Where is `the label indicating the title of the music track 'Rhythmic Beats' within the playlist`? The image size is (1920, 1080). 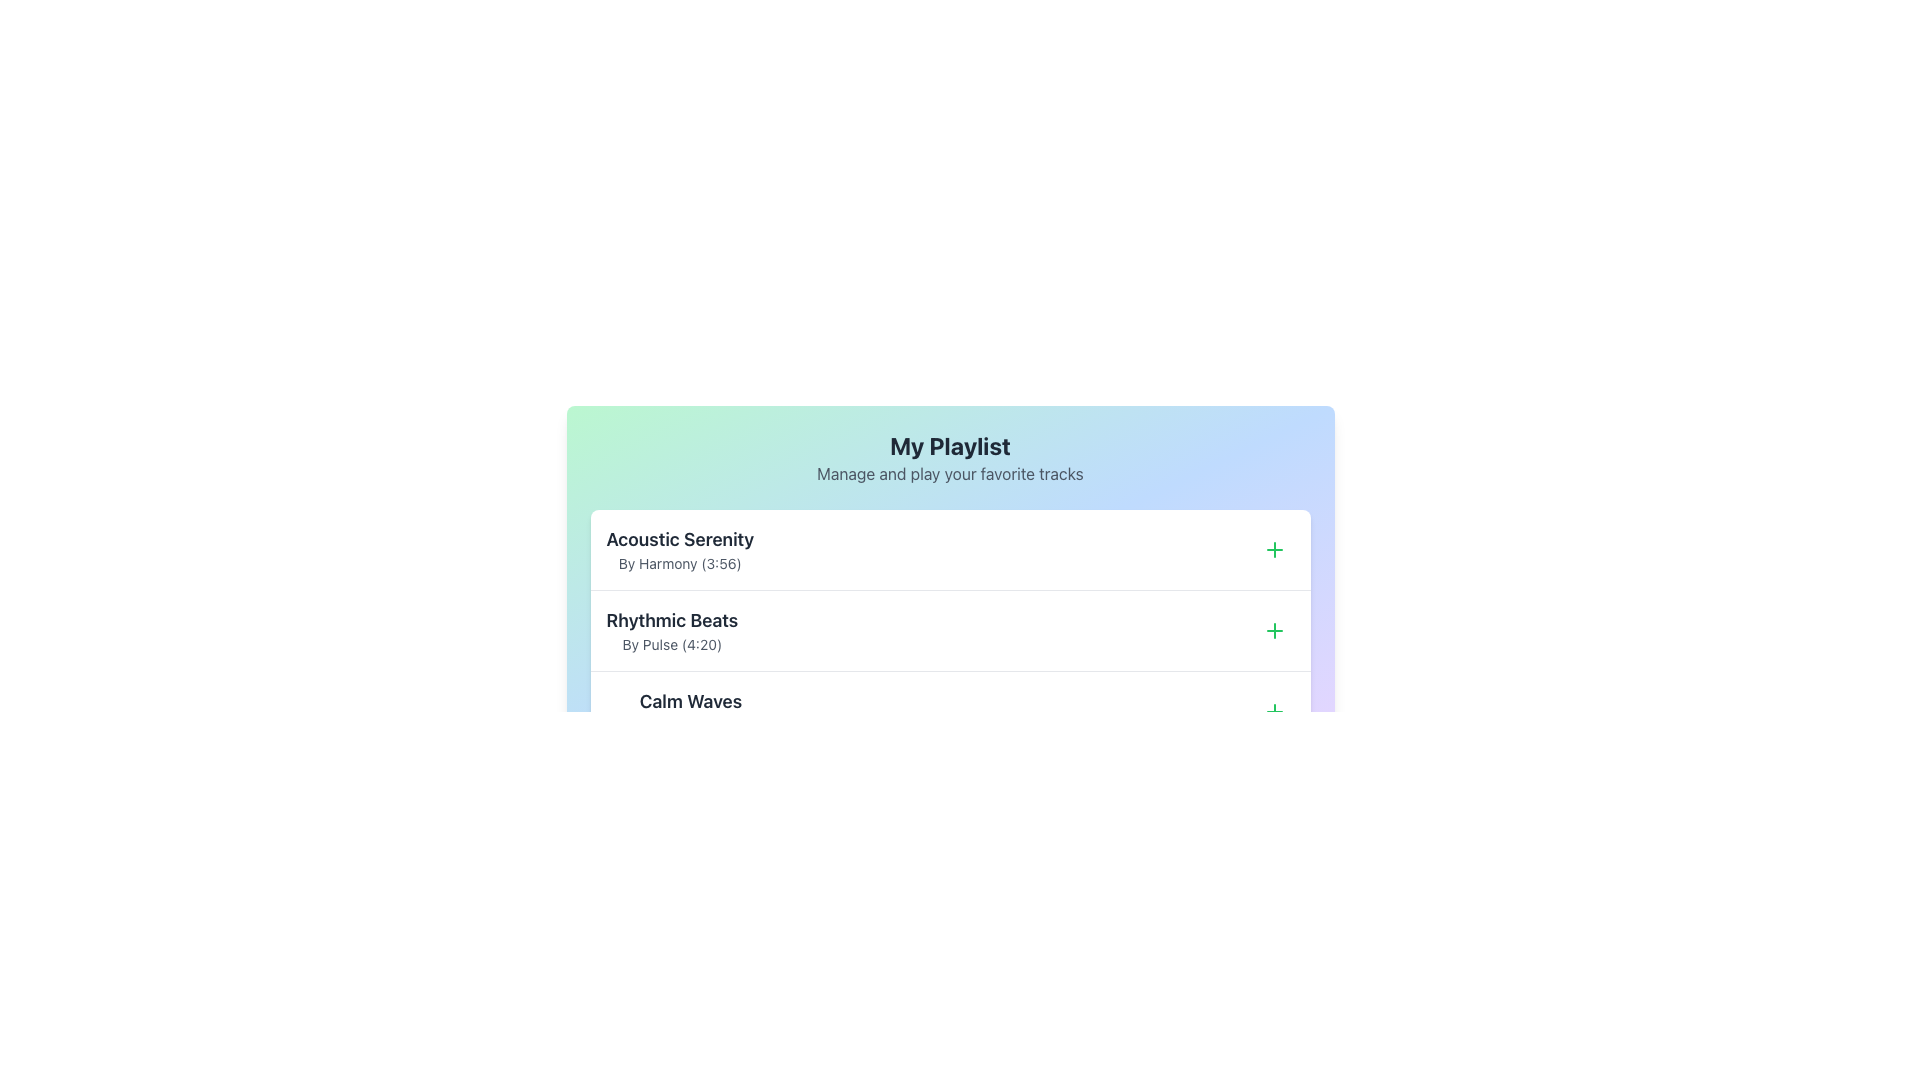
the label indicating the title of the music track 'Rhythmic Beats' within the playlist is located at coordinates (672, 620).